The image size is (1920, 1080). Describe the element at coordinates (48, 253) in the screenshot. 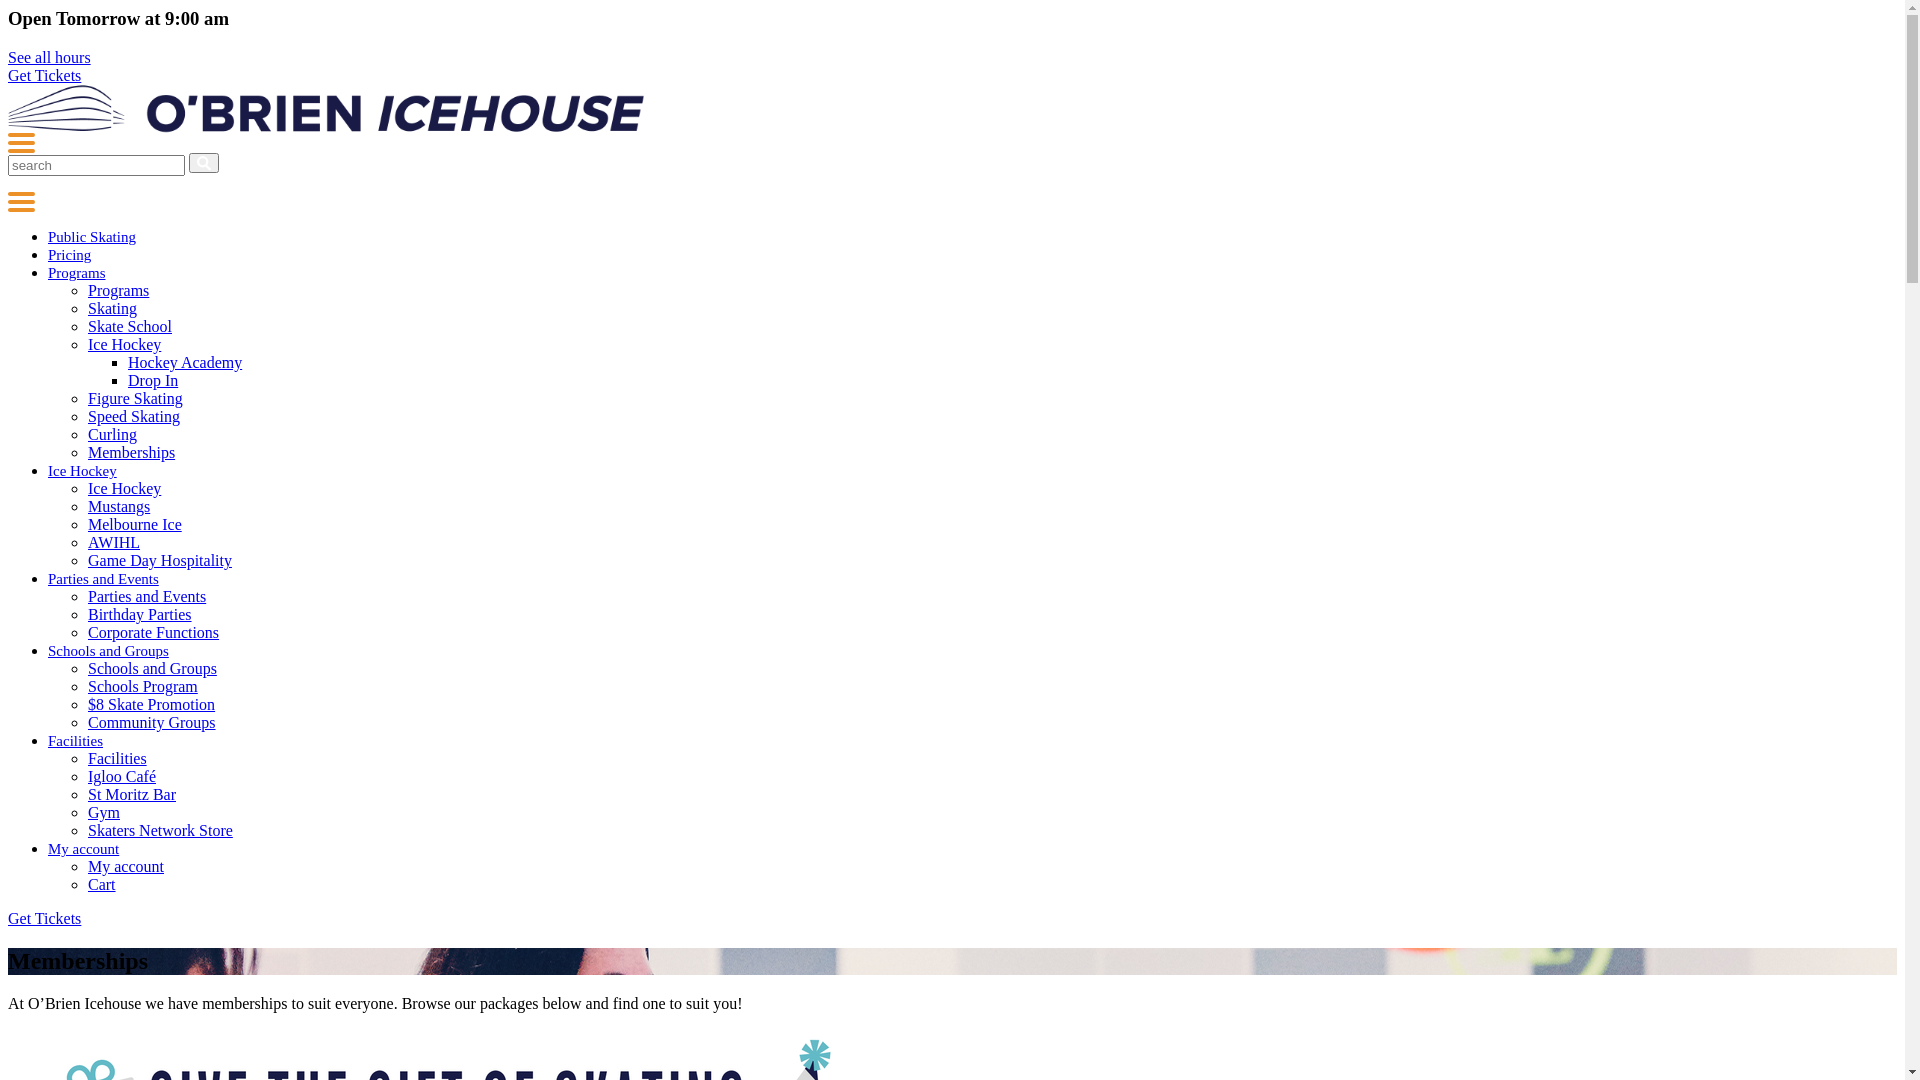

I see `'Pricing'` at that location.